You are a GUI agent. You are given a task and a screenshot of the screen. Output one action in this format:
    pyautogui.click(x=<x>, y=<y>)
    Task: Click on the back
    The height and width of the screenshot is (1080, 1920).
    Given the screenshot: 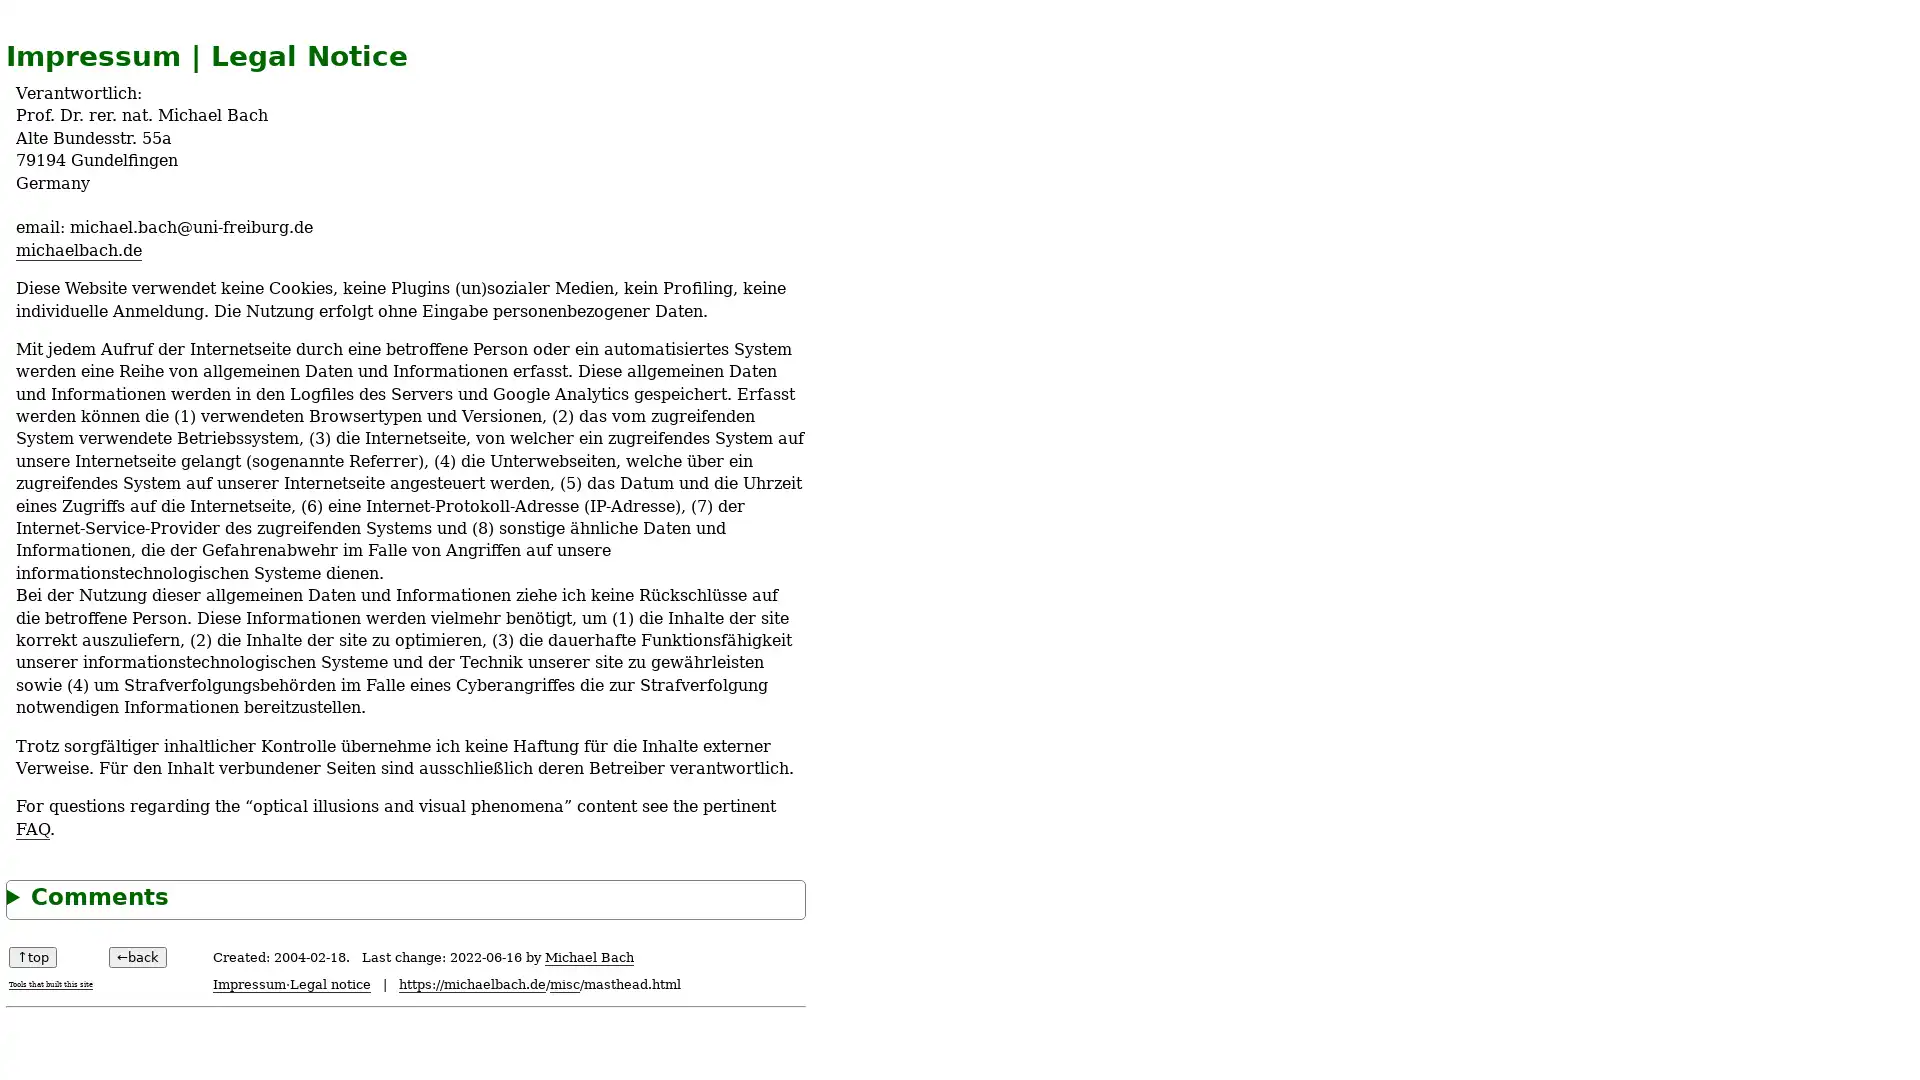 What is the action you would take?
    pyautogui.click(x=137, y=956)
    